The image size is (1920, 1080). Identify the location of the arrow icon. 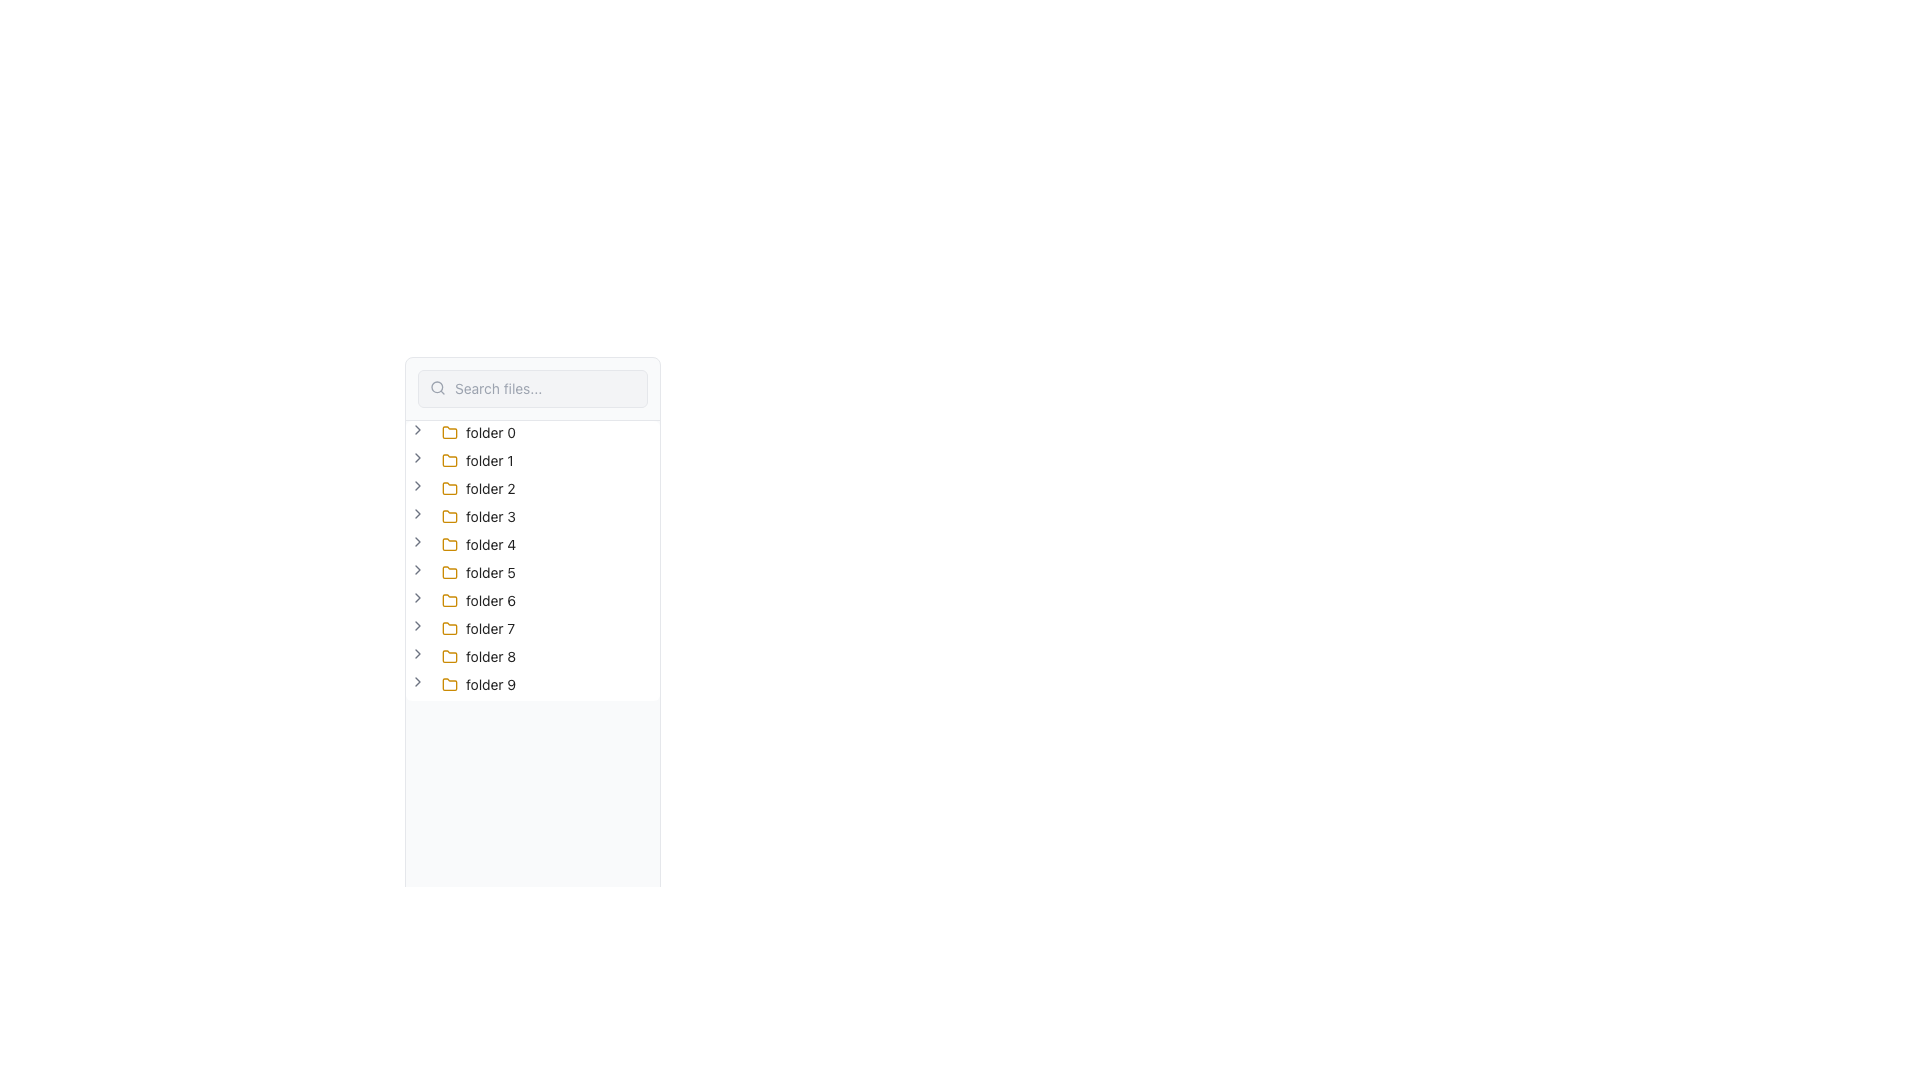
(416, 515).